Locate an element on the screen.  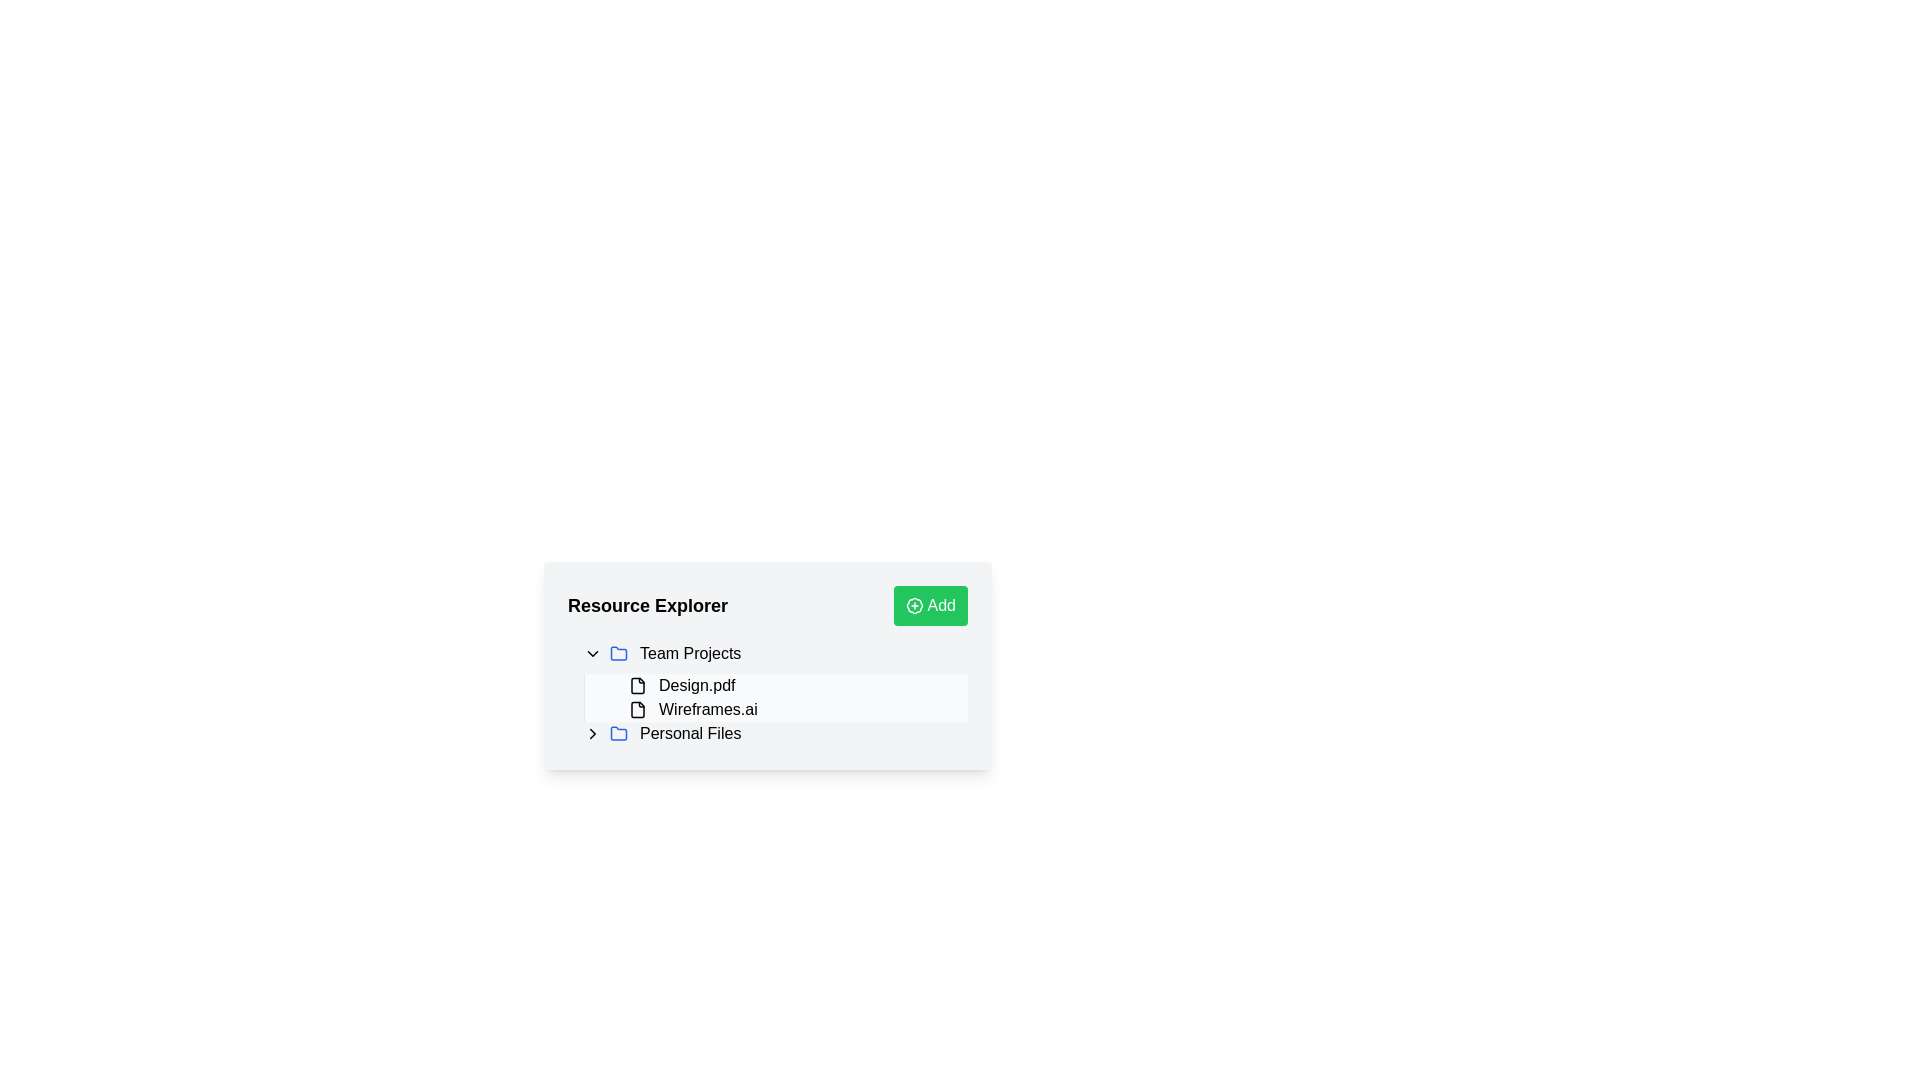
the downward-facing chevron icon located to the left of the 'Team Projects' text label in the Resource Explorer interface for visual feedback is located at coordinates (592, 654).